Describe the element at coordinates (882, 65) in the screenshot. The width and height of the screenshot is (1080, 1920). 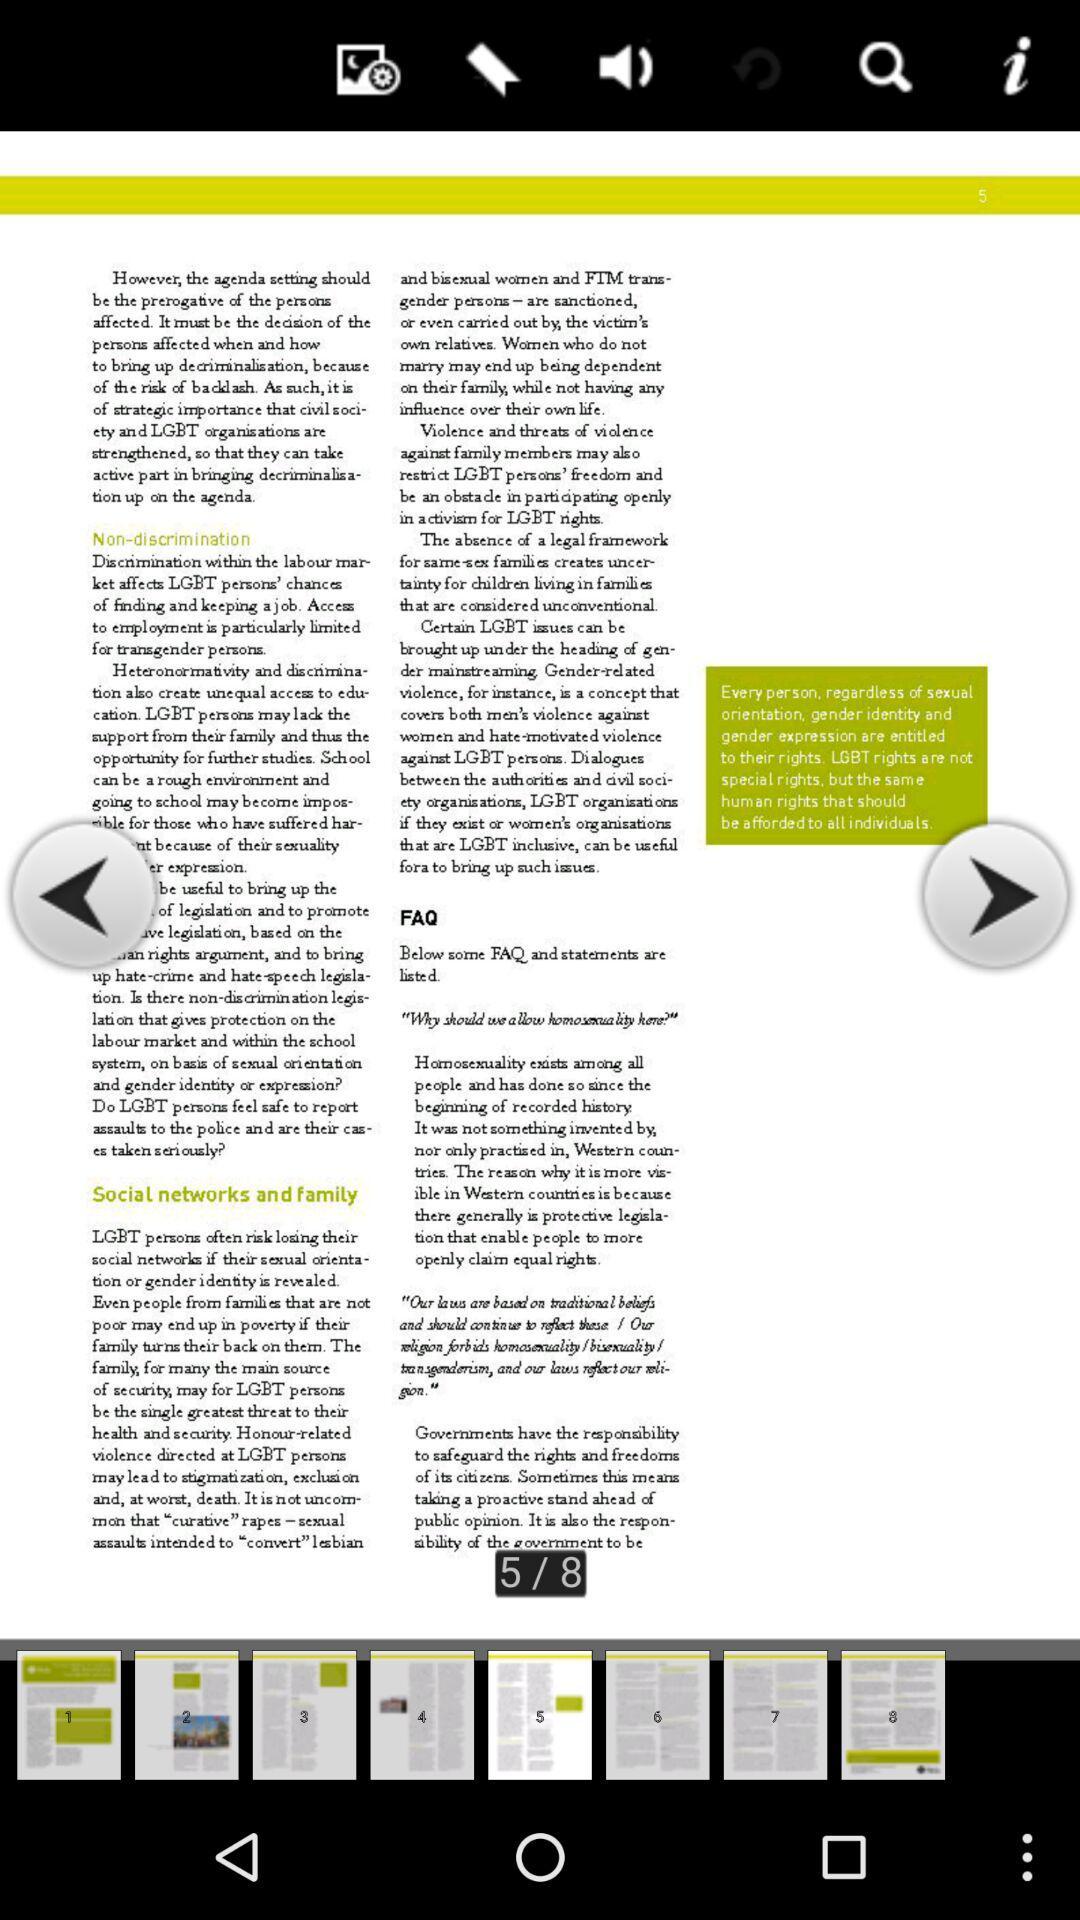
I see `search the page` at that location.